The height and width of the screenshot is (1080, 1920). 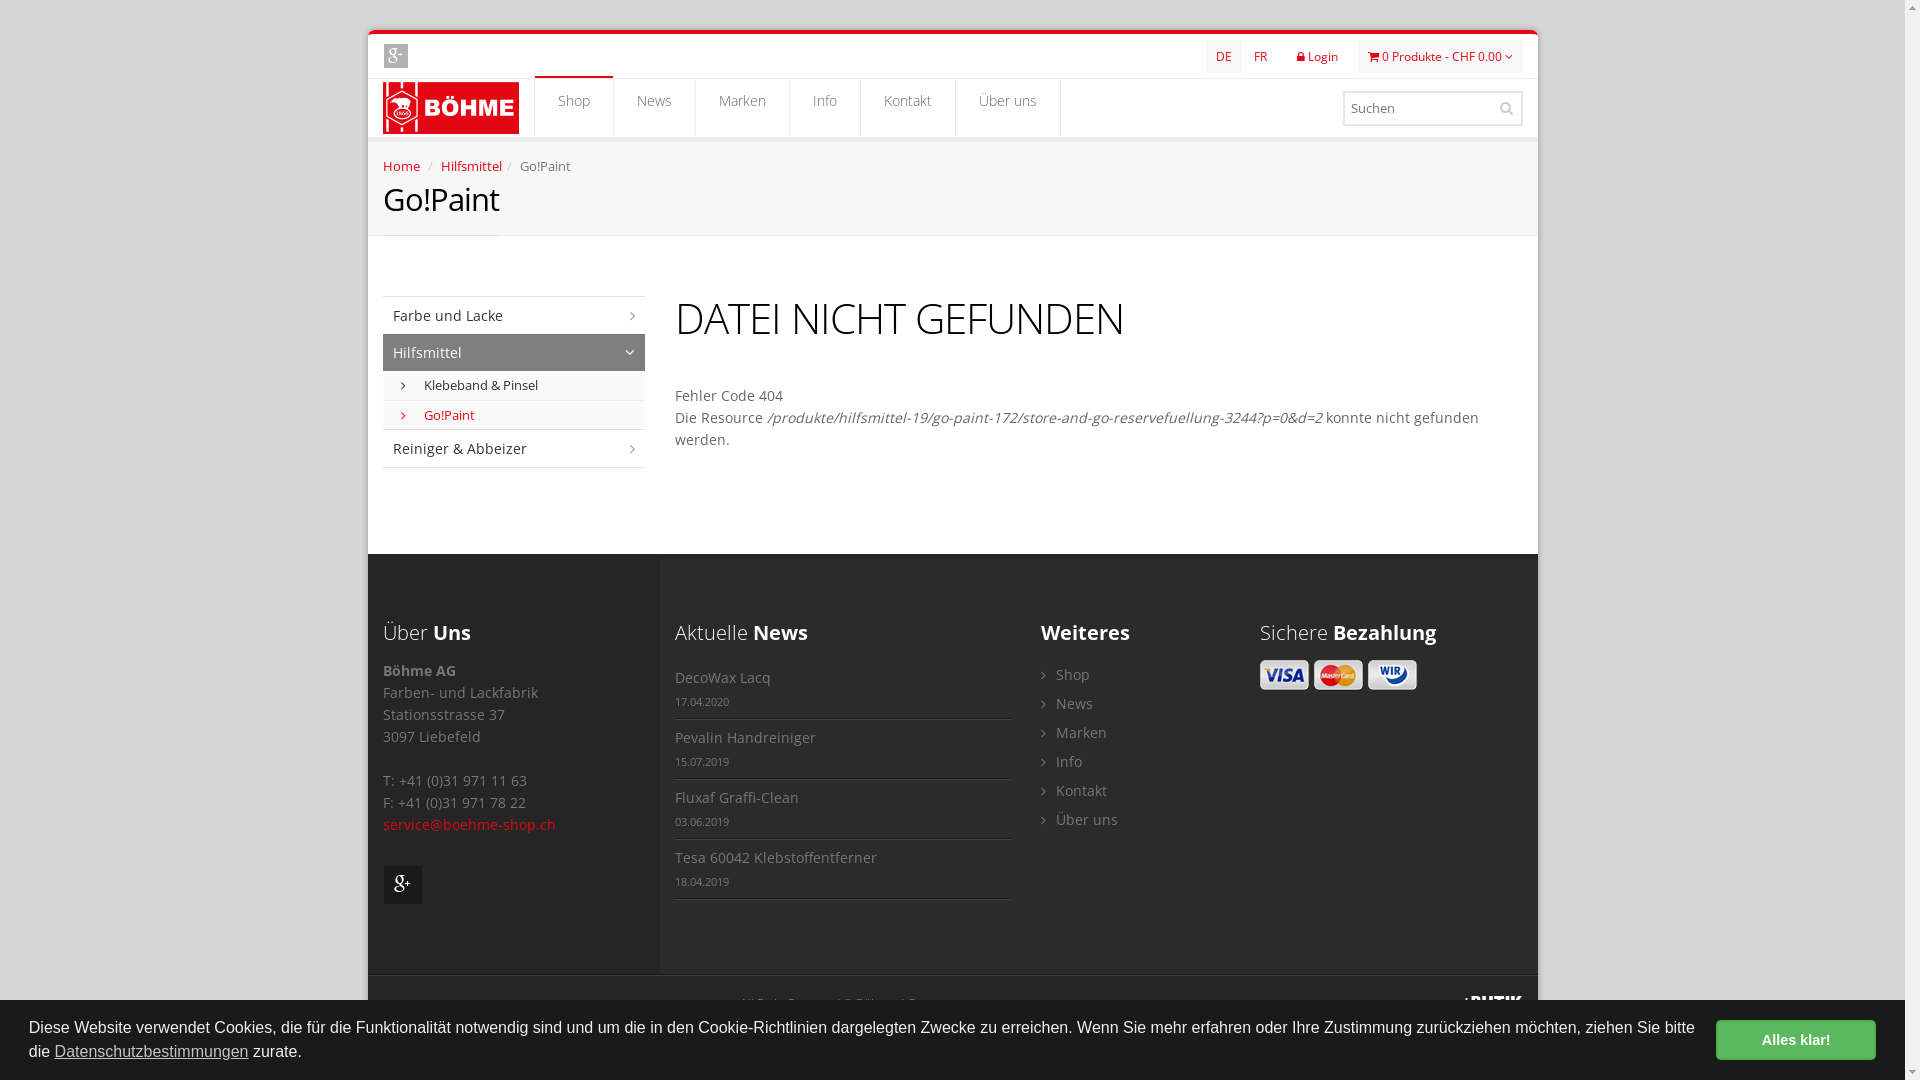 What do you see at coordinates (151, 1051) in the screenshot?
I see `'Datenschutzbestimmungen'` at bounding box center [151, 1051].